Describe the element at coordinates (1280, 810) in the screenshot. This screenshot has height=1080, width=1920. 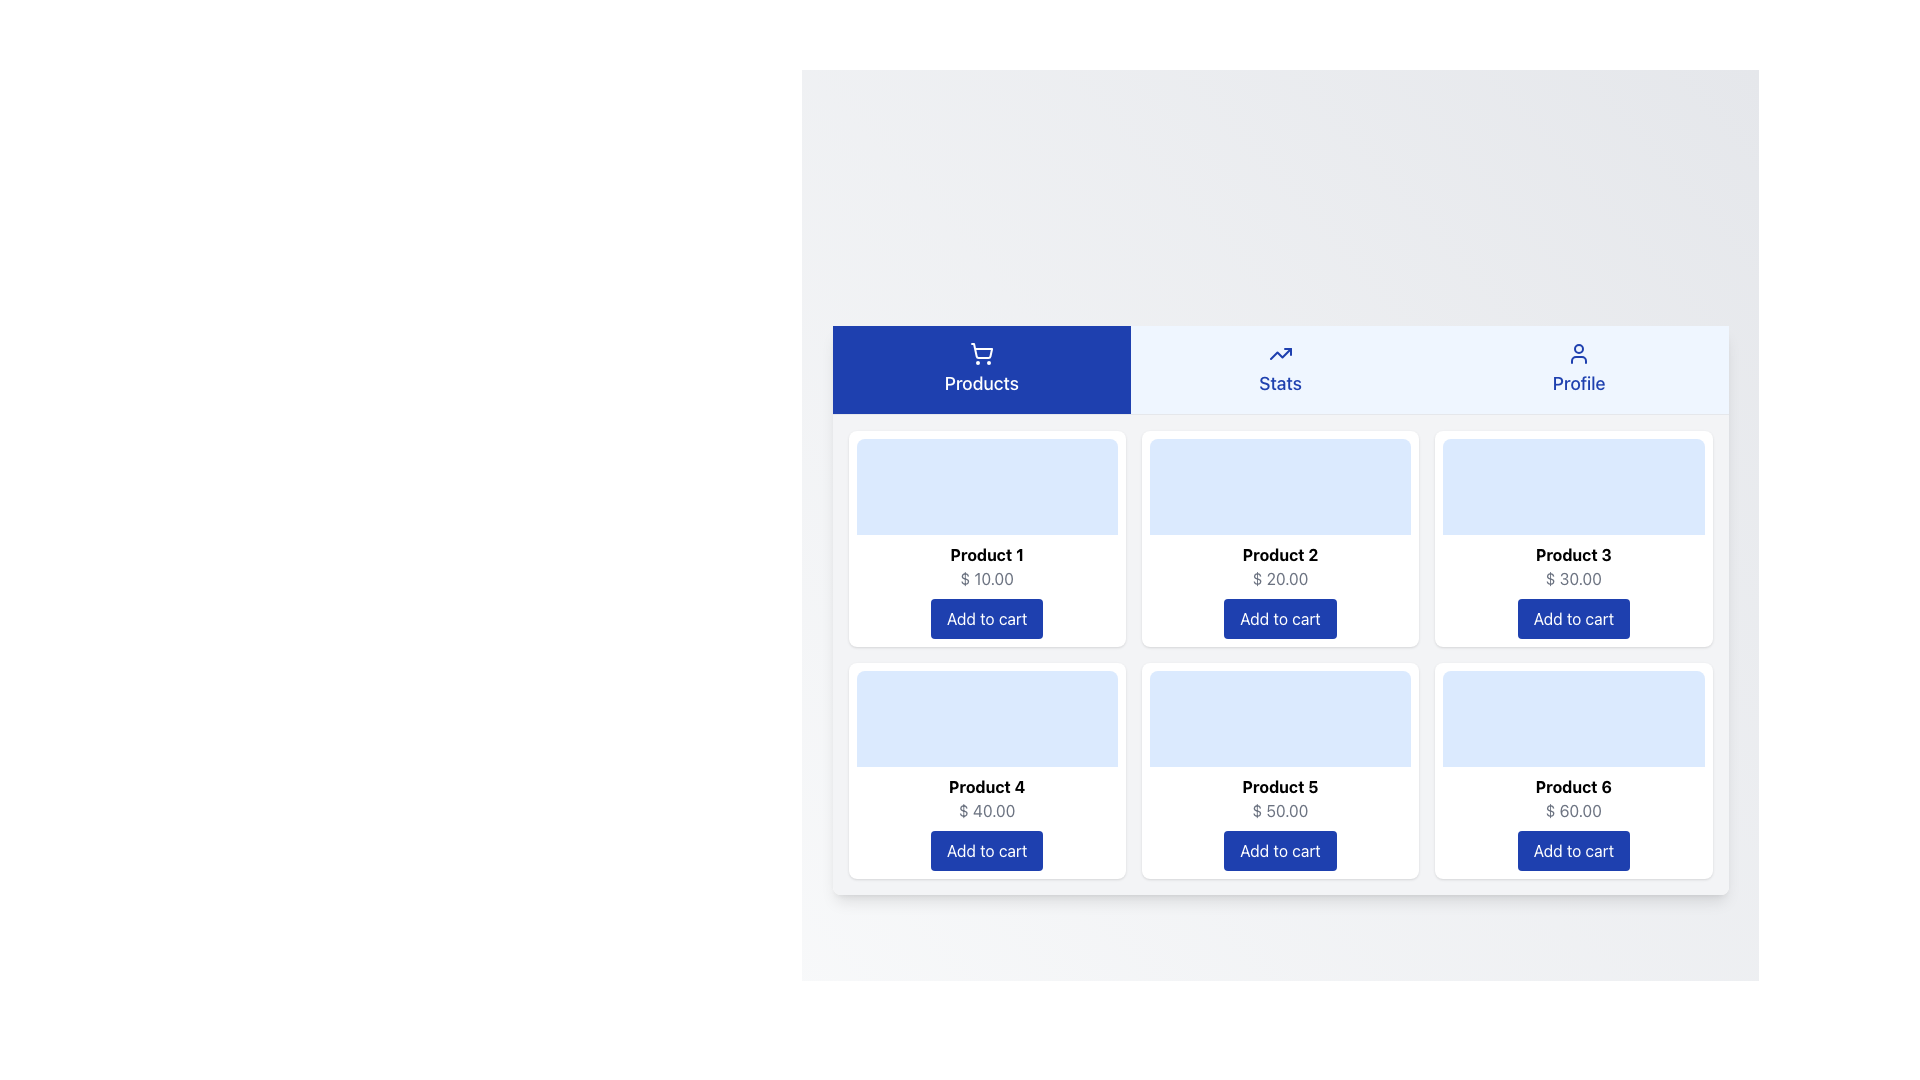
I see `the static text label displaying the price '$ 50.00' located in the product card for 'Product 5', which is styled in gray color and positioned below the product title` at that location.